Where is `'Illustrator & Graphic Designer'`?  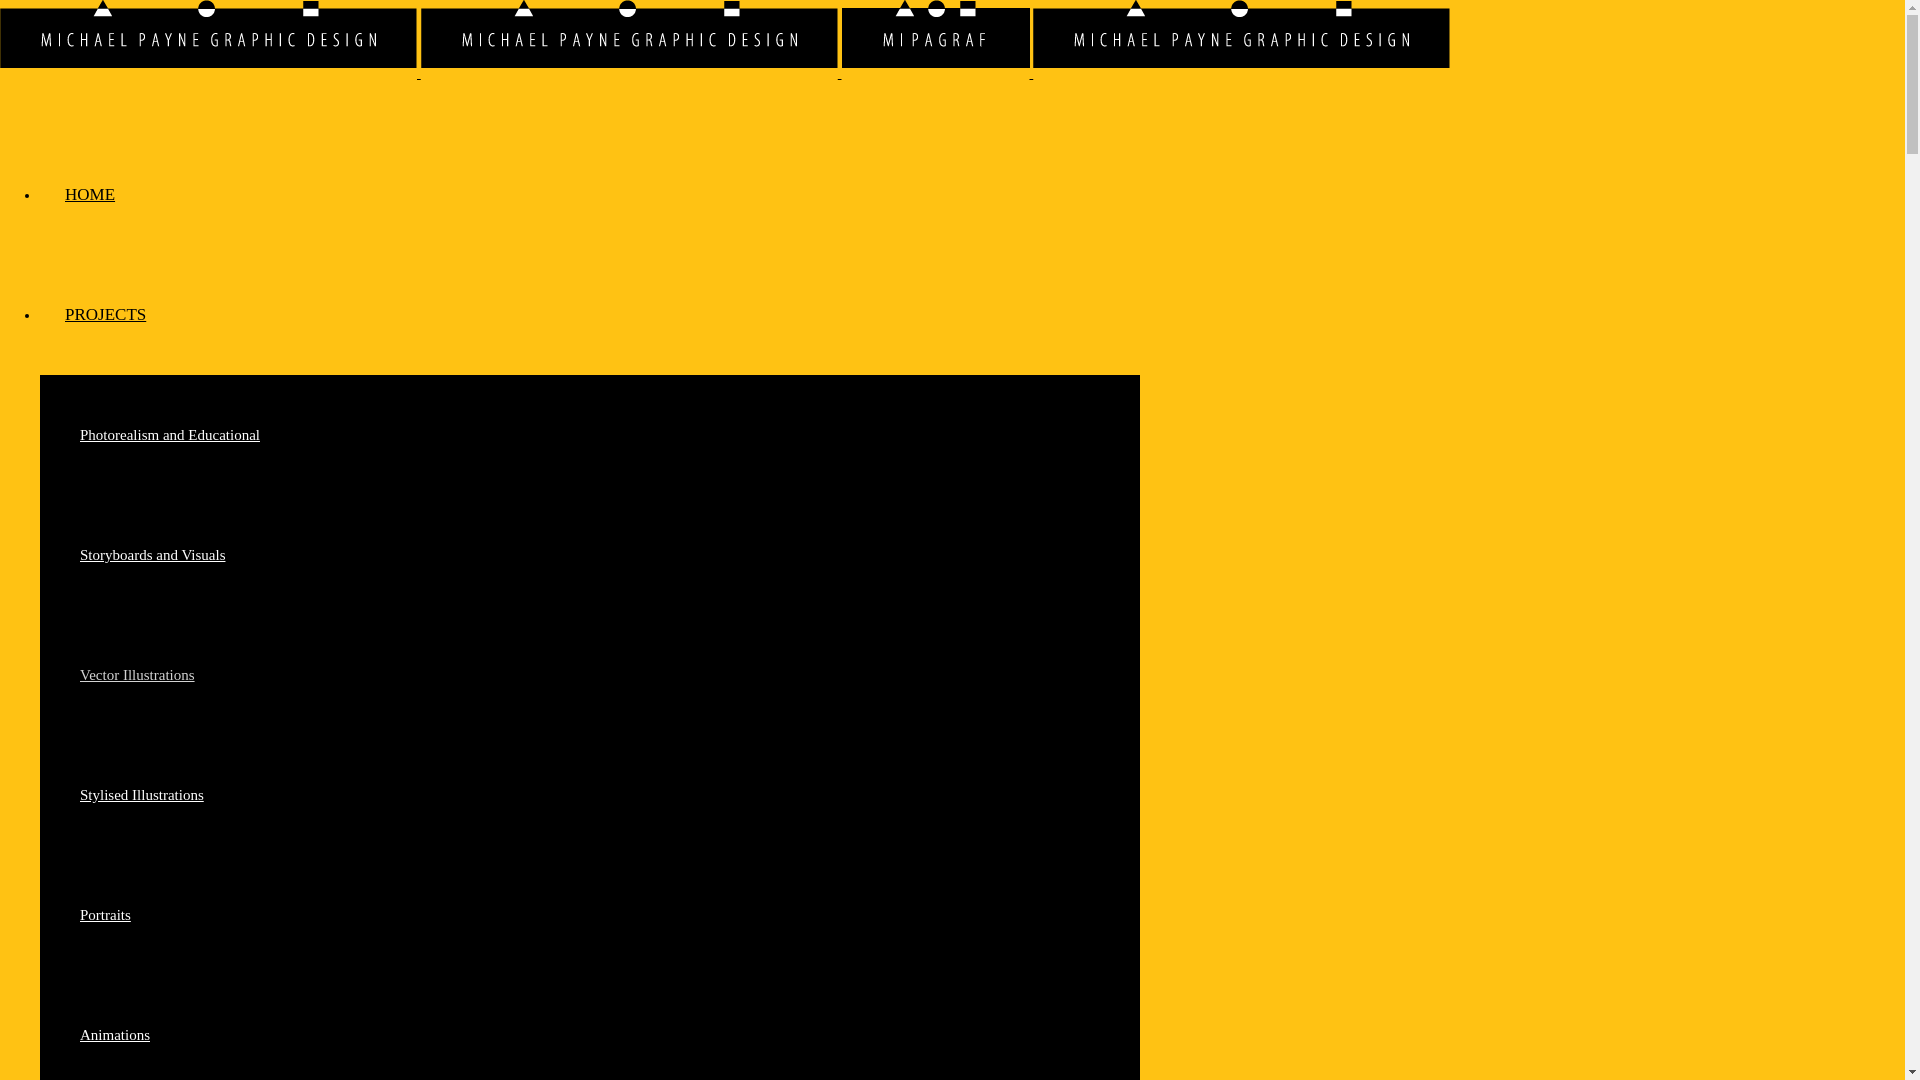
'Illustrator & Graphic Designer' is located at coordinates (628, 38).